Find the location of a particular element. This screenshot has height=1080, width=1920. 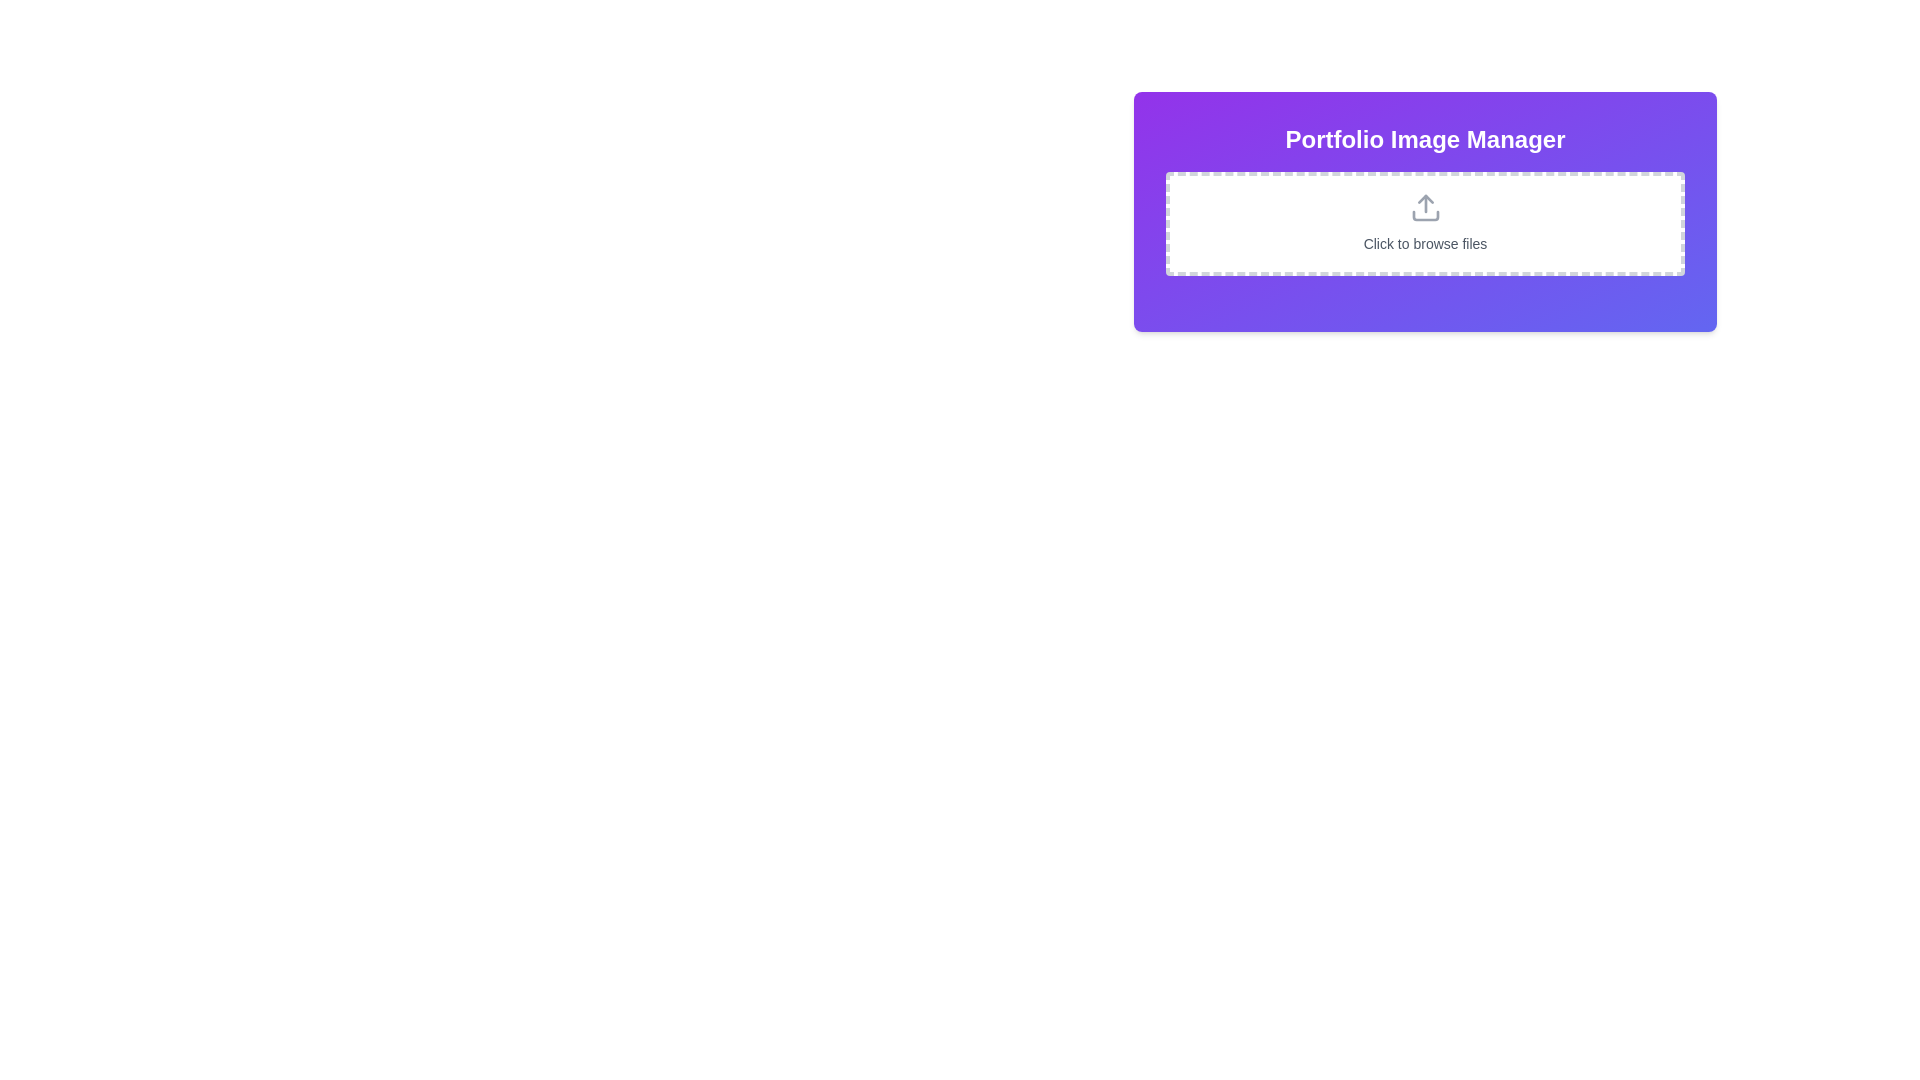

the upload icon, which is visually represented to indicate file upload functionality, located above the 'Click to browse files' text is located at coordinates (1424, 208).